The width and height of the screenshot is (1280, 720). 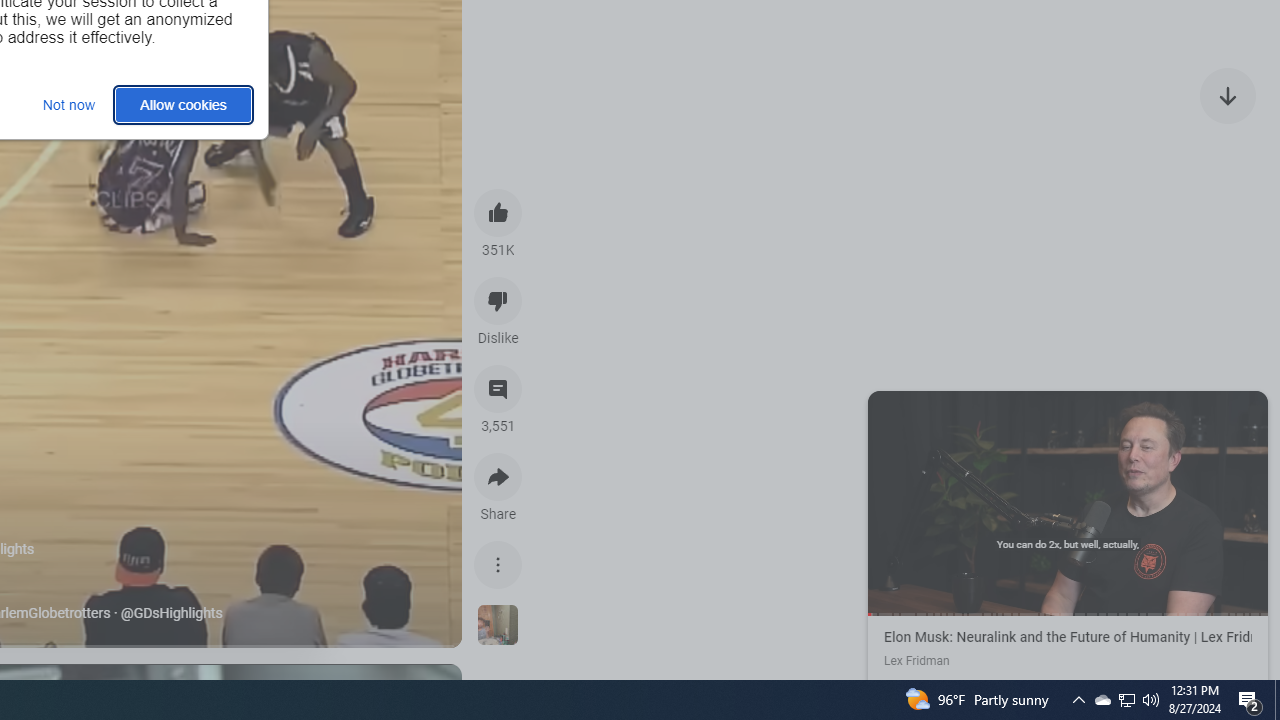 What do you see at coordinates (498, 477) in the screenshot?
I see `'Share'` at bounding box center [498, 477].